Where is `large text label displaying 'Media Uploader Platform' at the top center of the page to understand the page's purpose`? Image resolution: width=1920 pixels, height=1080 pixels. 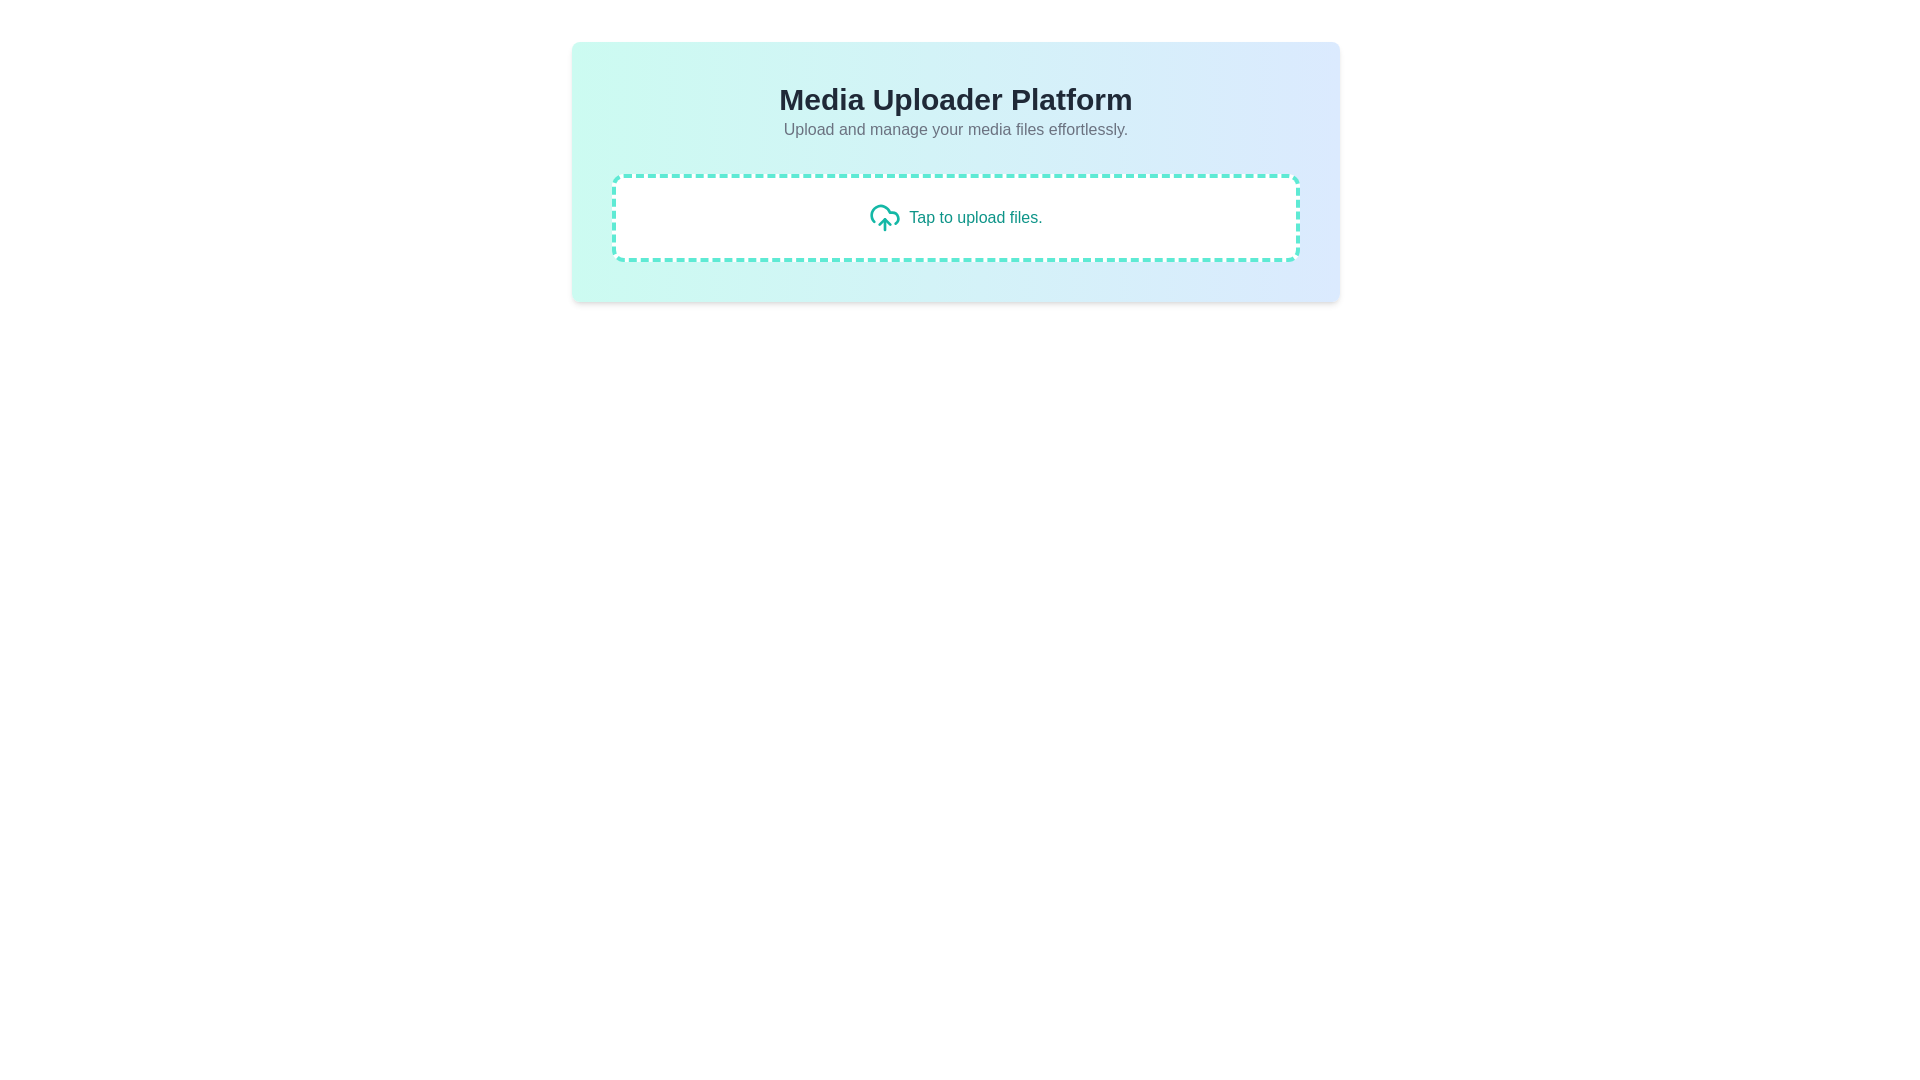 large text label displaying 'Media Uploader Platform' at the top center of the page to understand the page's purpose is located at coordinates (954, 100).